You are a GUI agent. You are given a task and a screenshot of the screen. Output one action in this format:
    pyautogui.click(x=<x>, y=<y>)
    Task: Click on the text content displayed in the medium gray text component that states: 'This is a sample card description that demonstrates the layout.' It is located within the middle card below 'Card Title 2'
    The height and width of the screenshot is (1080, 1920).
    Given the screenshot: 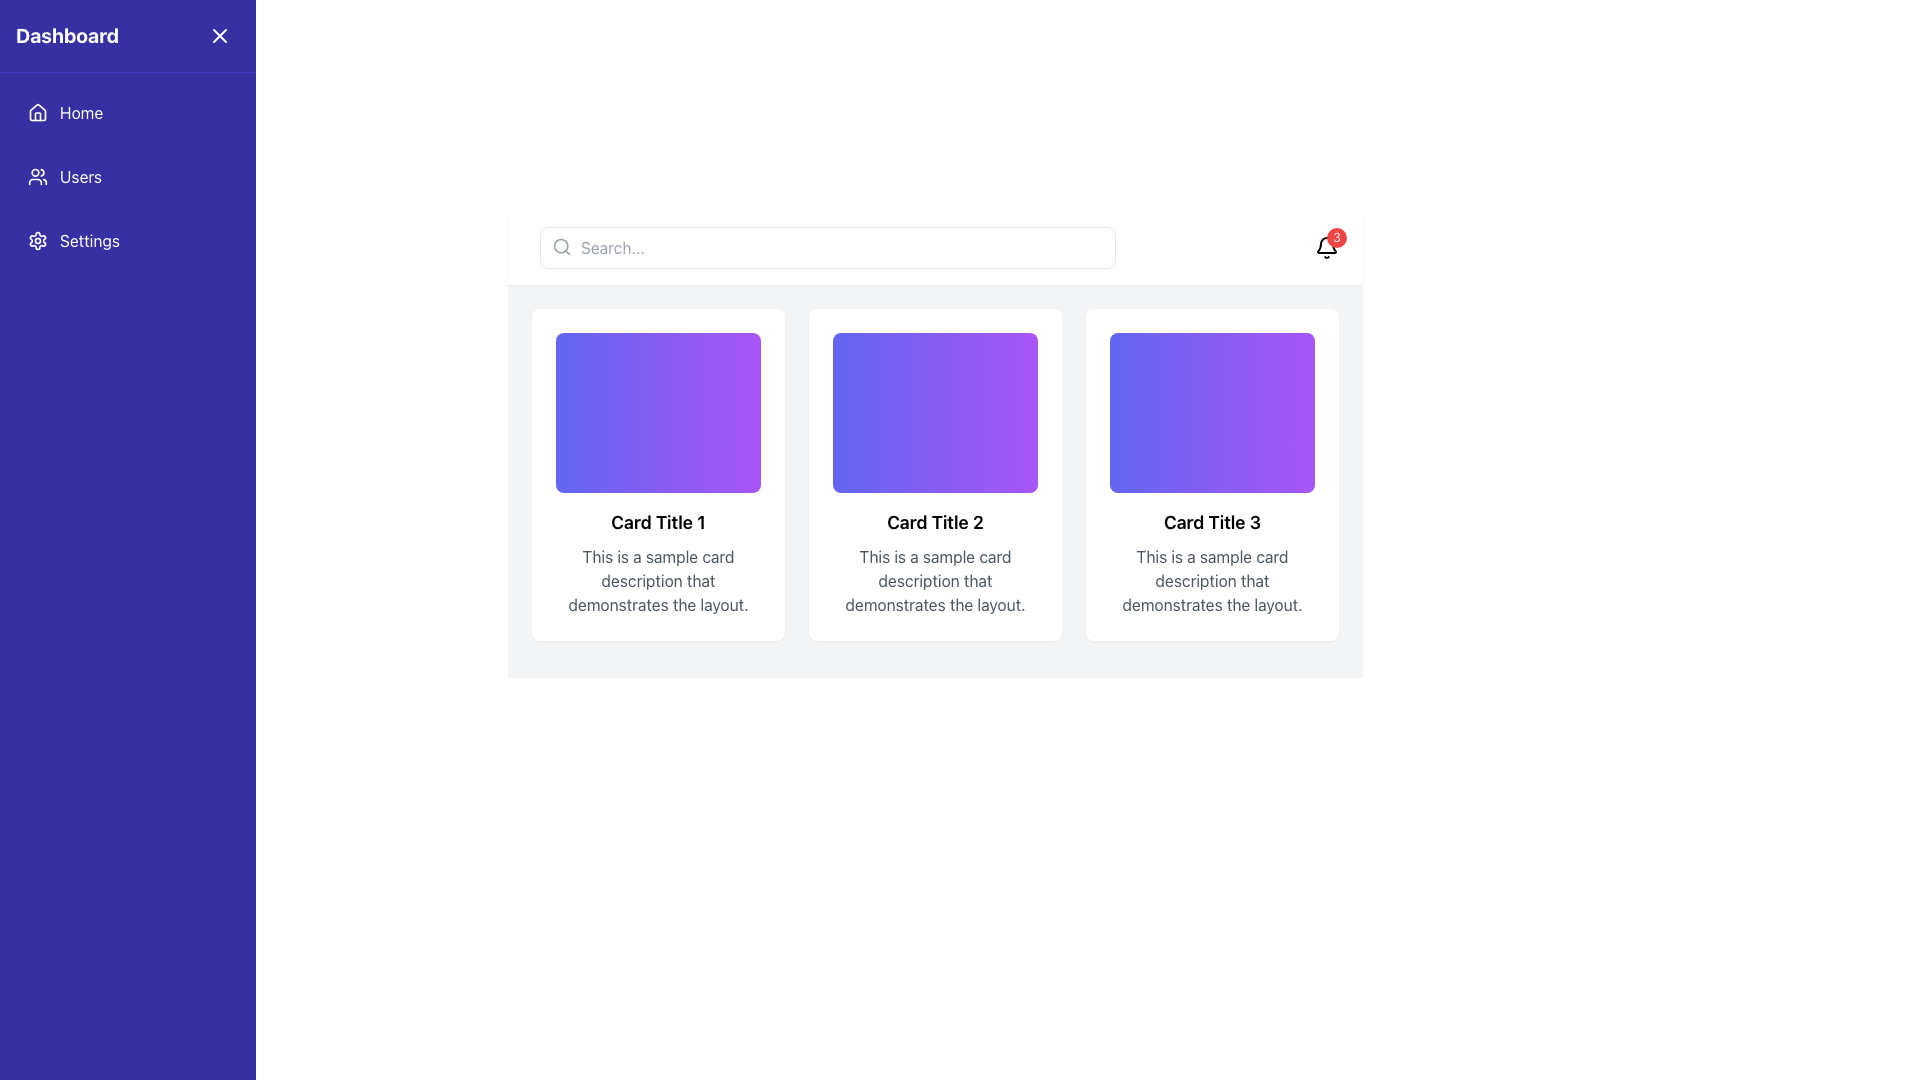 What is the action you would take?
    pyautogui.click(x=934, y=581)
    